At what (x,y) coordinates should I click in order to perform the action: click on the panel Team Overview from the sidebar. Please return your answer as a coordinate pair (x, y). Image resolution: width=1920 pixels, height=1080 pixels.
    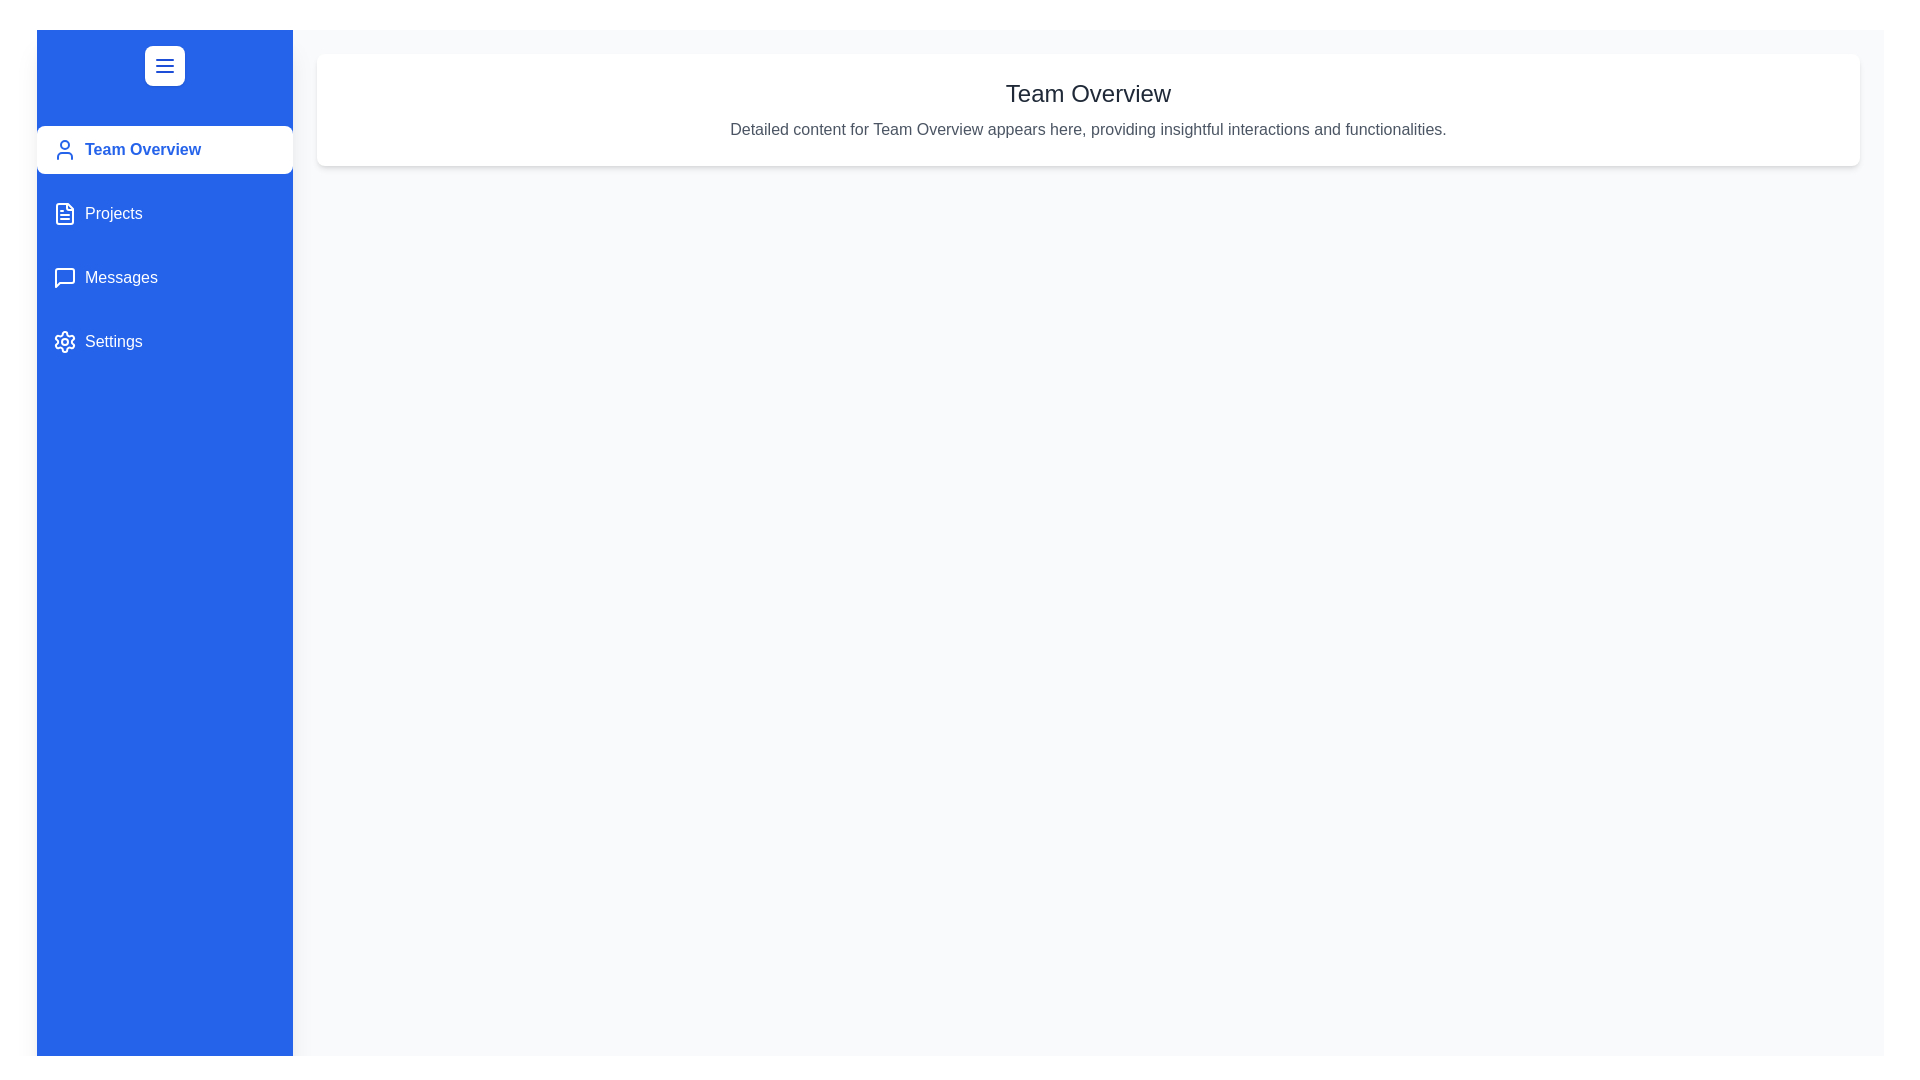
    Looking at the image, I should click on (164, 149).